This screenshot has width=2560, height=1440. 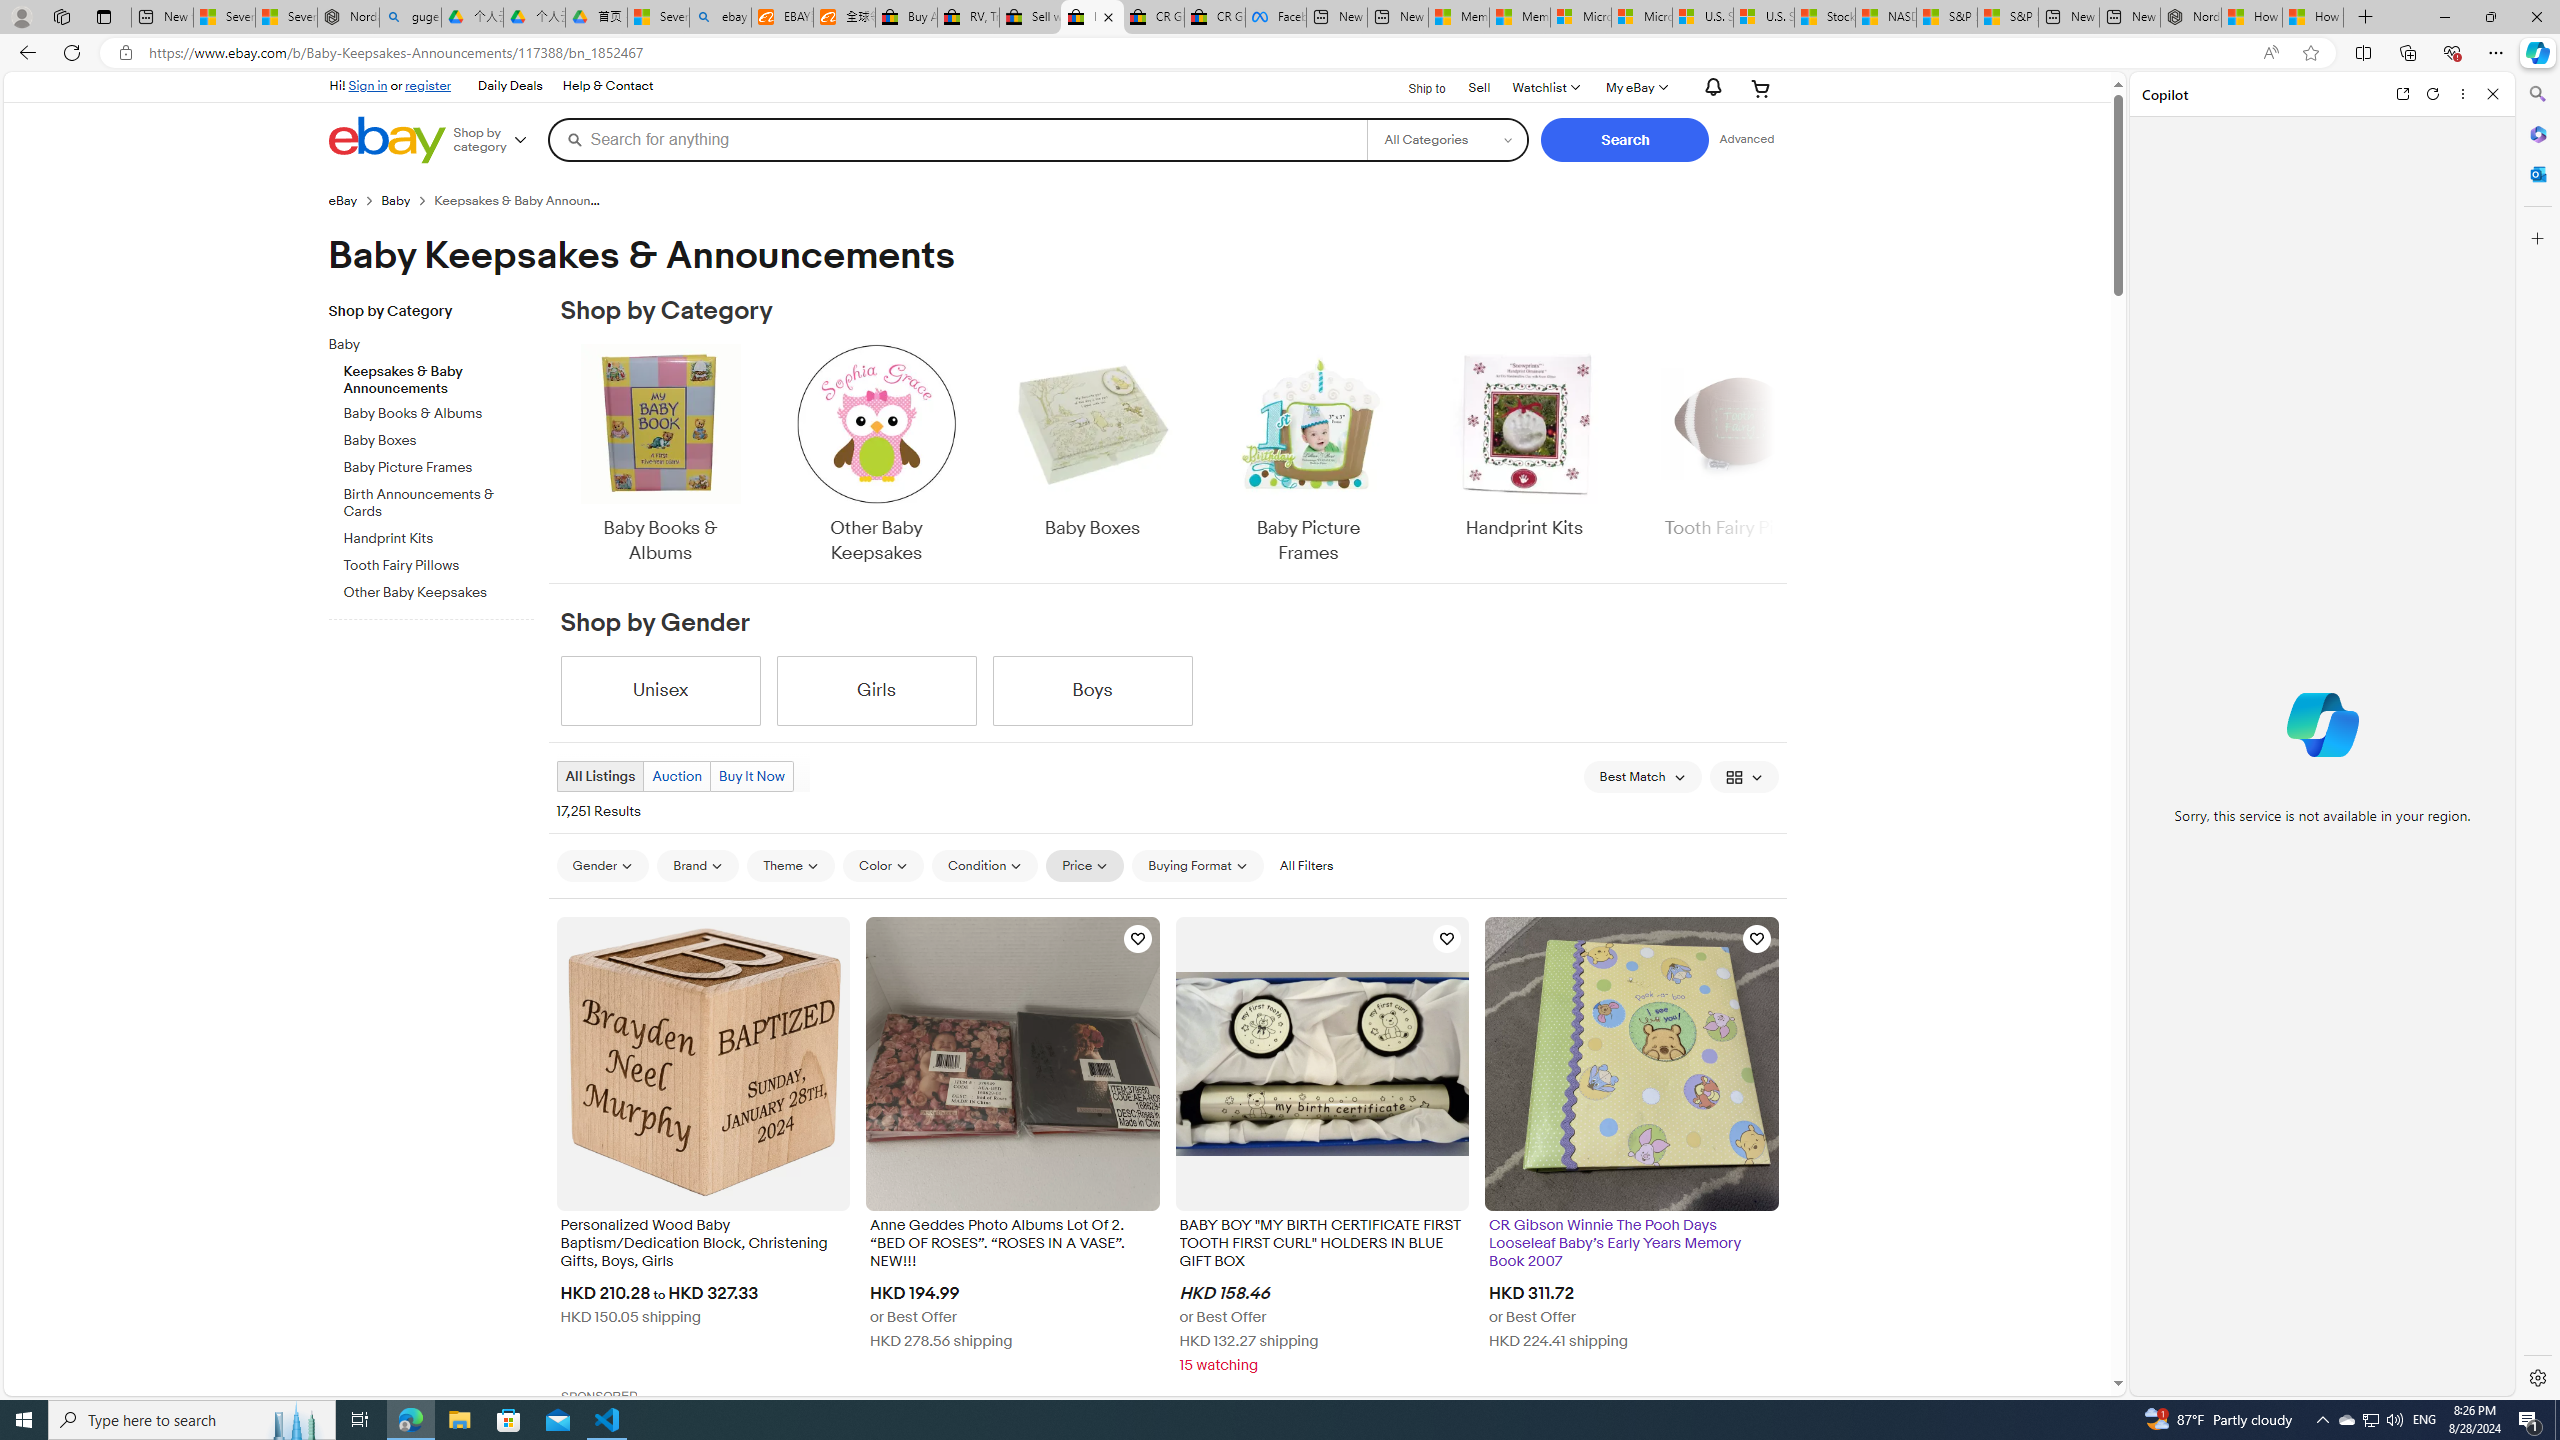 What do you see at coordinates (1092, 455) in the screenshot?
I see `'Baby Boxes'` at bounding box center [1092, 455].